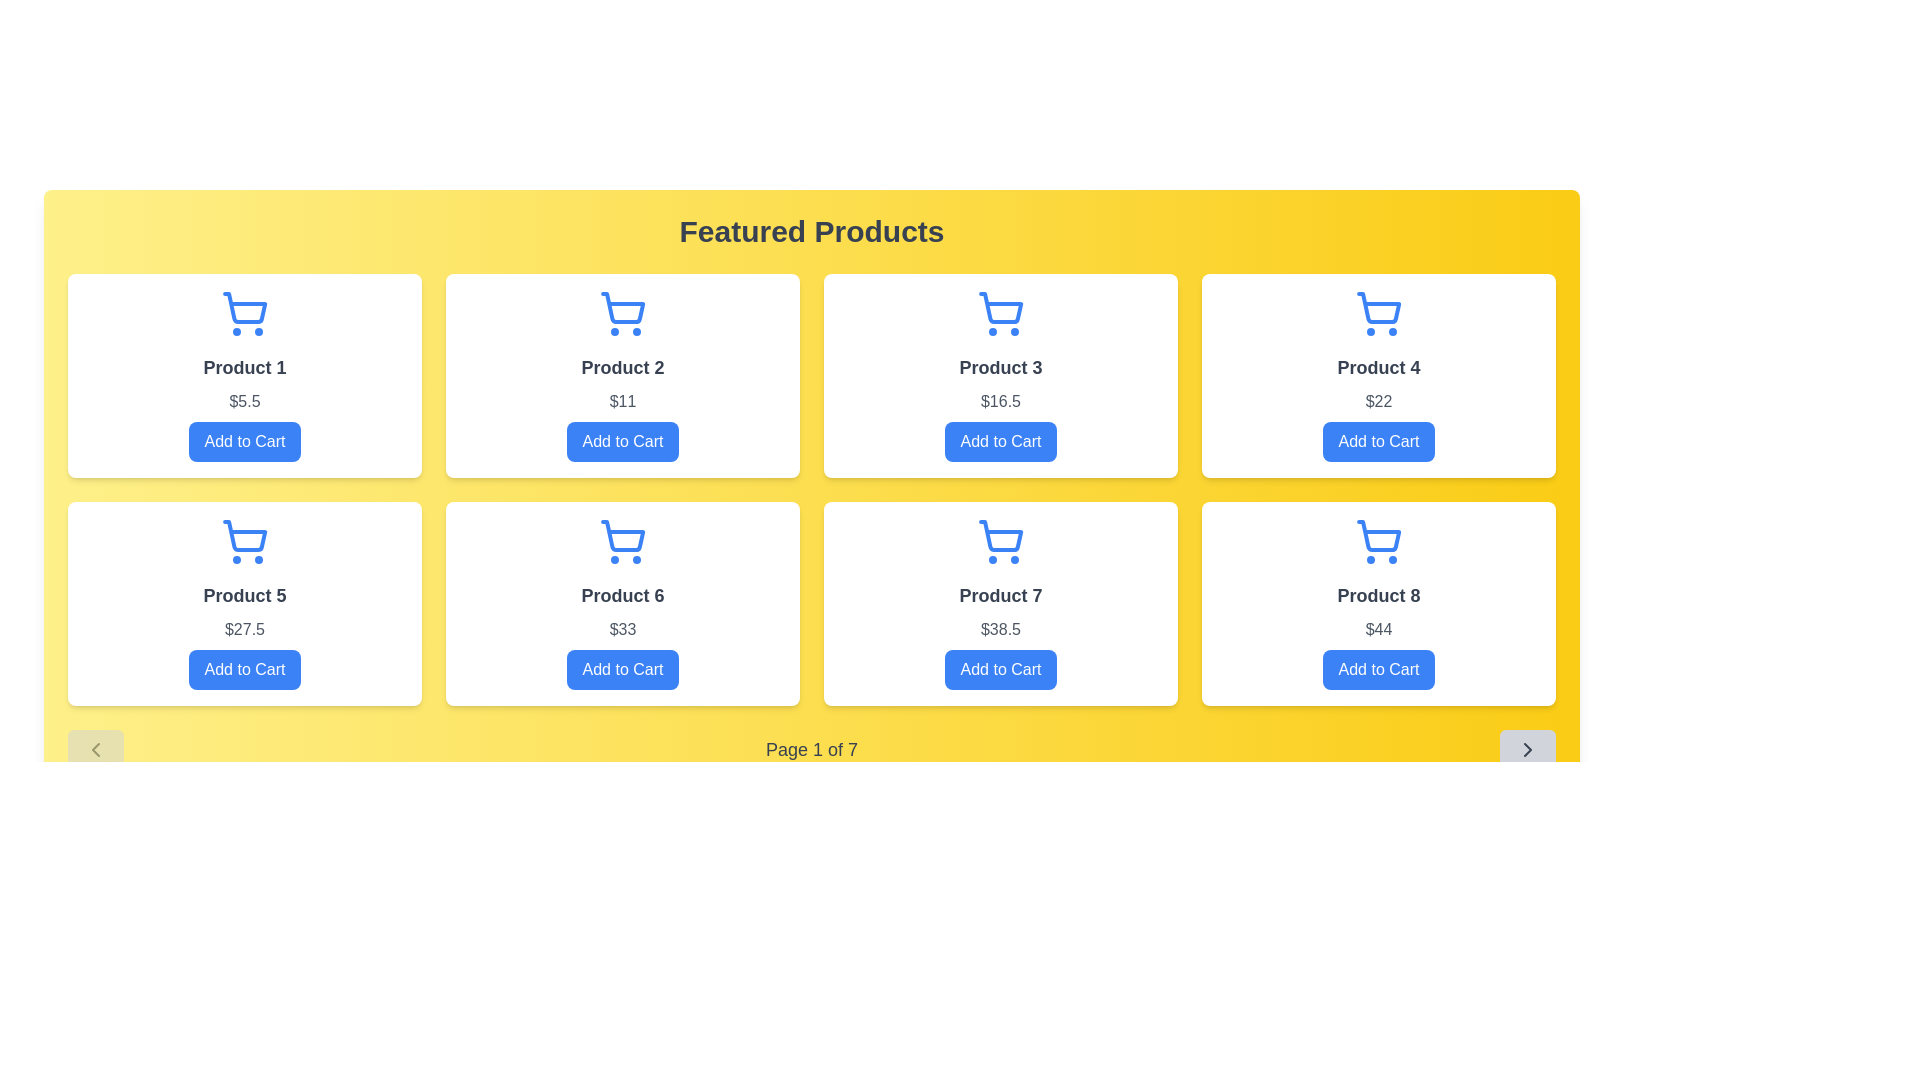 Image resolution: width=1920 pixels, height=1080 pixels. What do you see at coordinates (243, 595) in the screenshot?
I see `the text label displaying the product's name for 'Product 5', which is centrally located in the card in the second row, first column of the product grid layout` at bounding box center [243, 595].